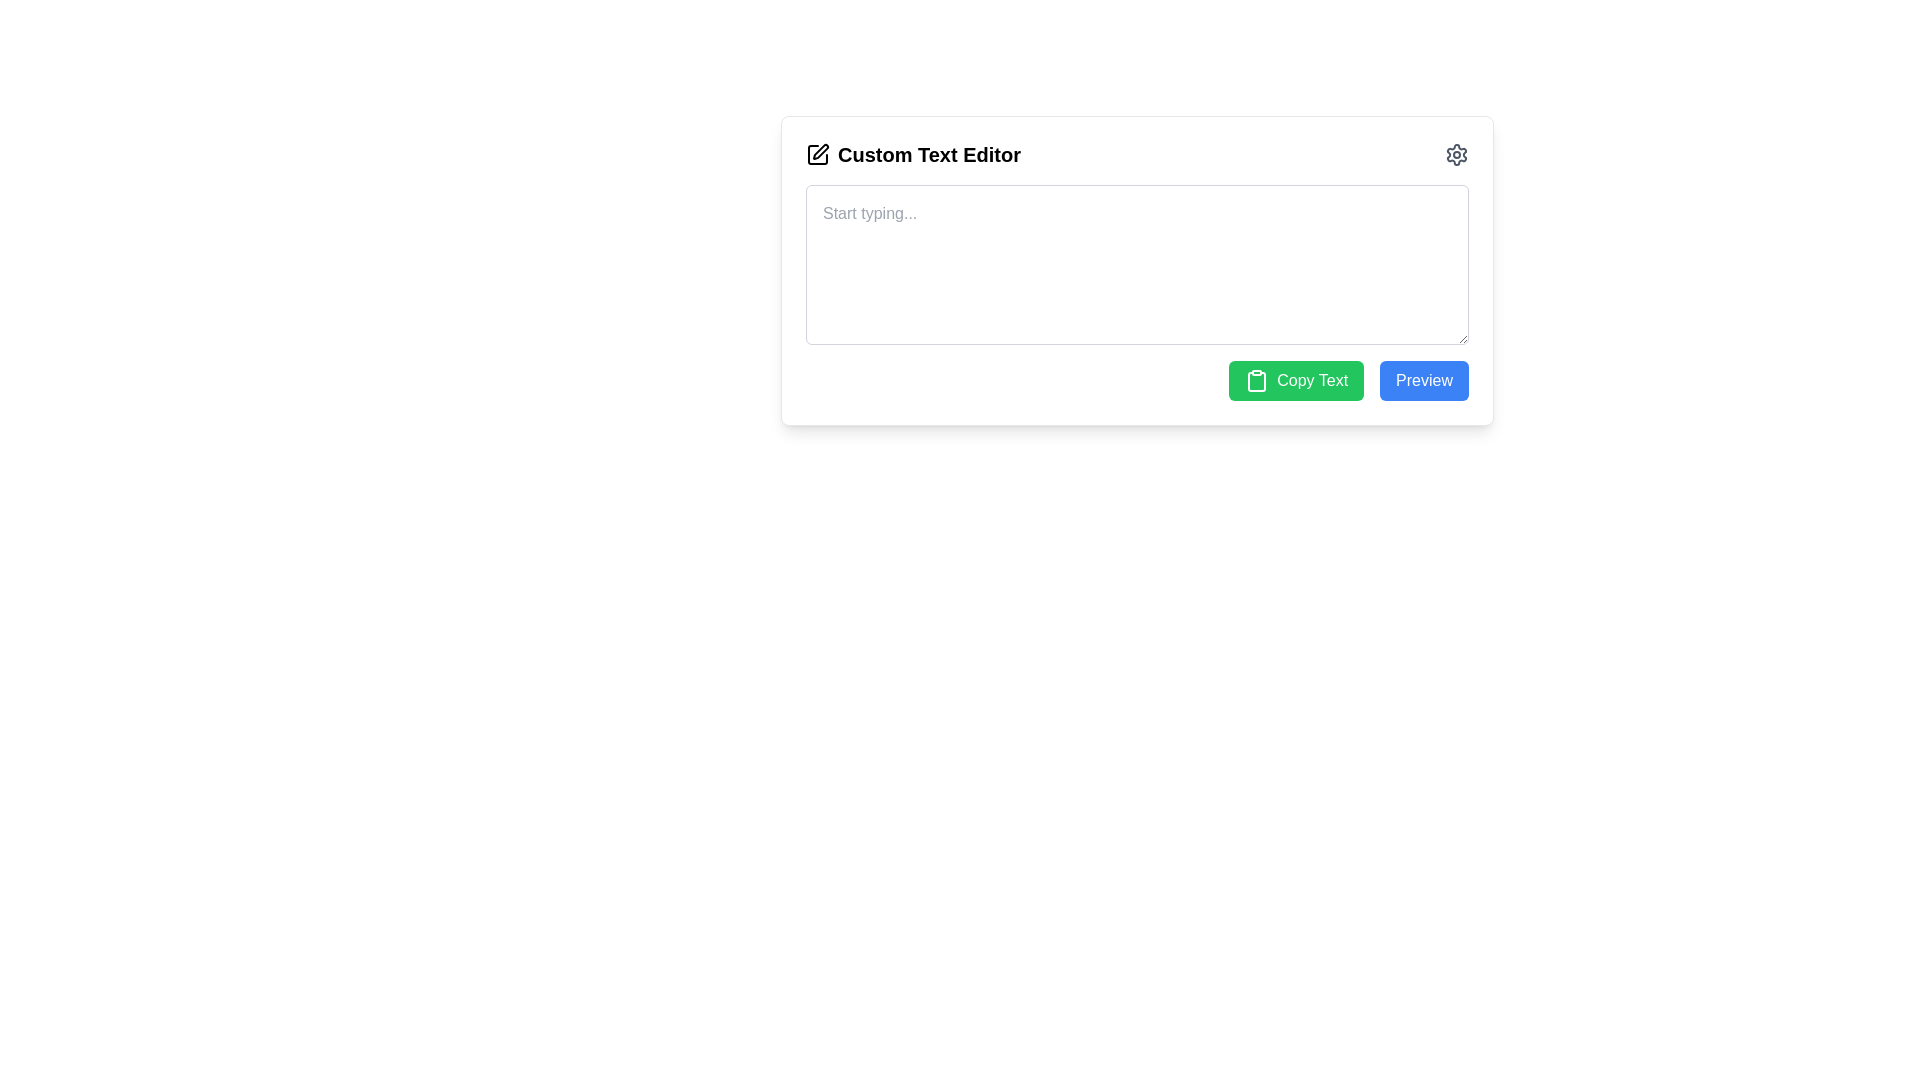 This screenshot has width=1920, height=1080. Describe the element at coordinates (912, 153) in the screenshot. I see `title of the text label saying 'Custom Text Editor' located in the top-left section of the header area` at that location.